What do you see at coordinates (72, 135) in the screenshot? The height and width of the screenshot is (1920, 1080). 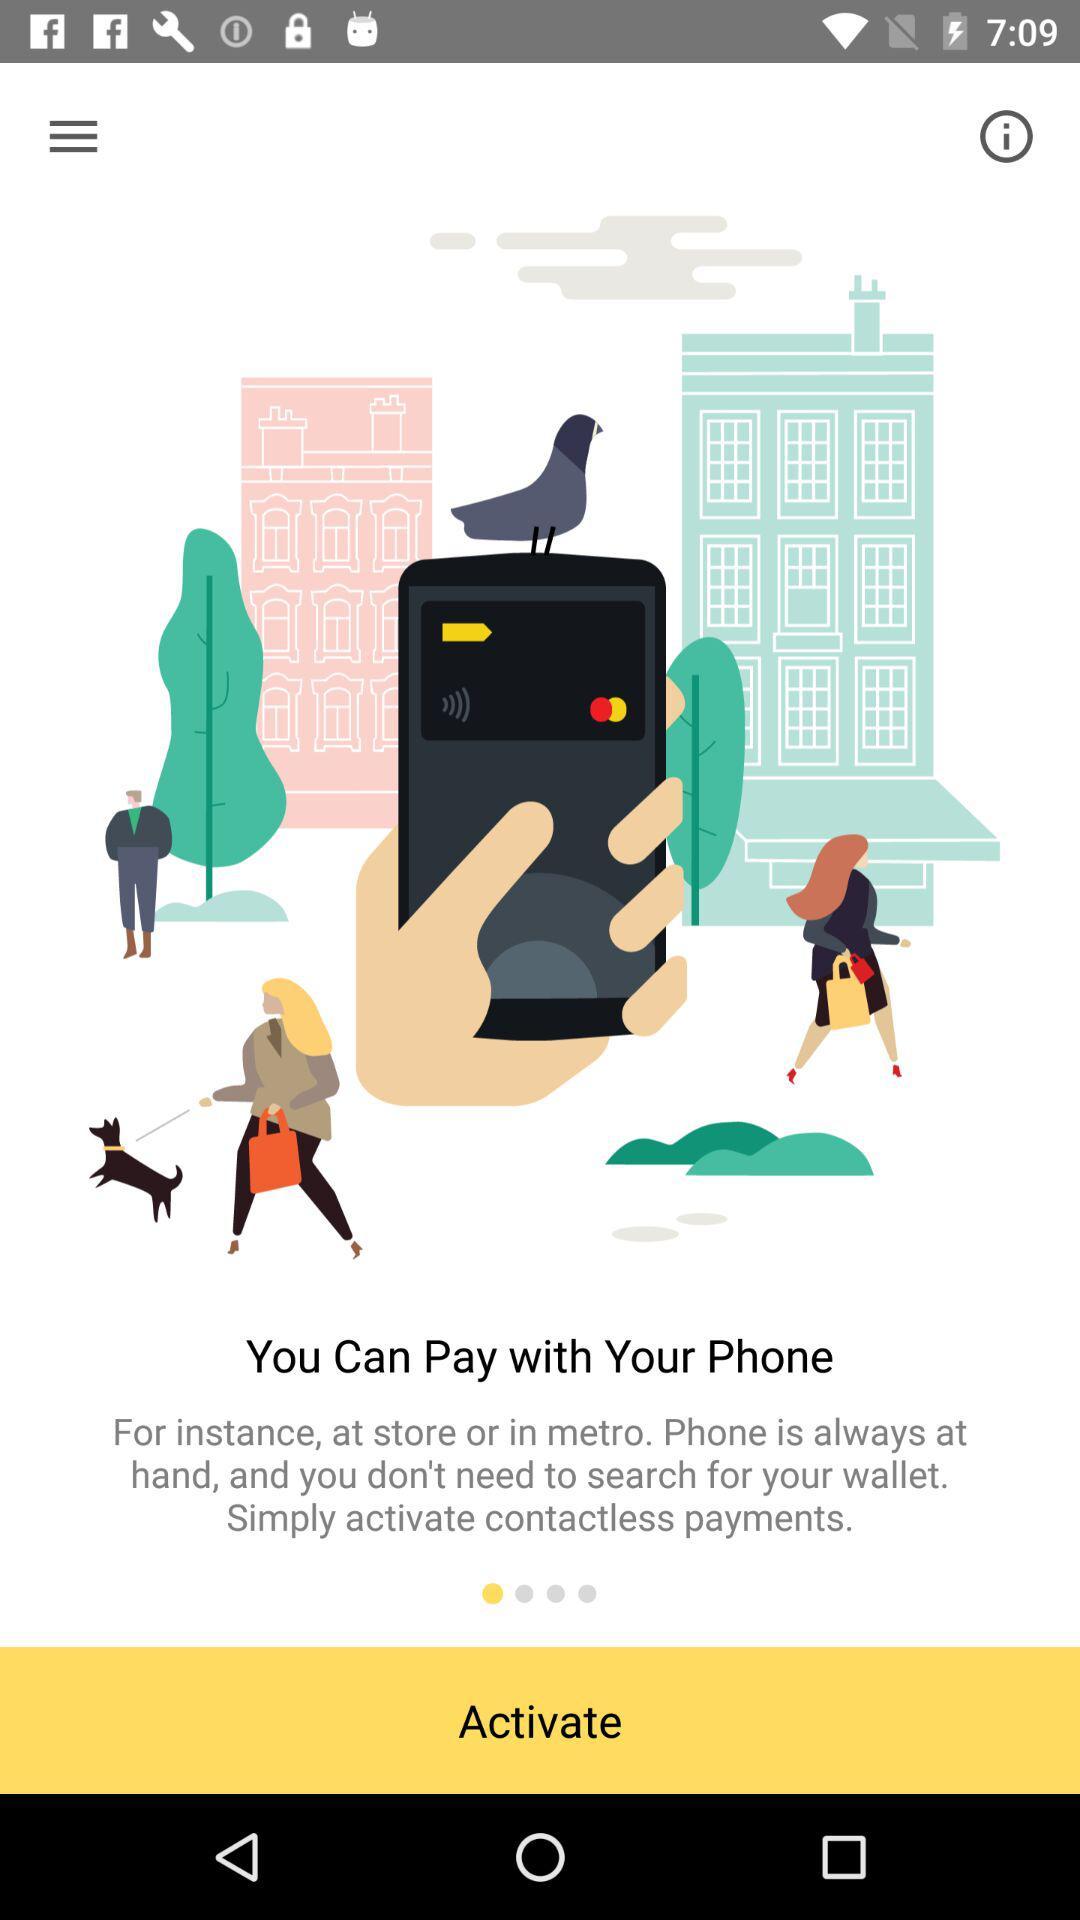 I see `item at the top left corner` at bounding box center [72, 135].